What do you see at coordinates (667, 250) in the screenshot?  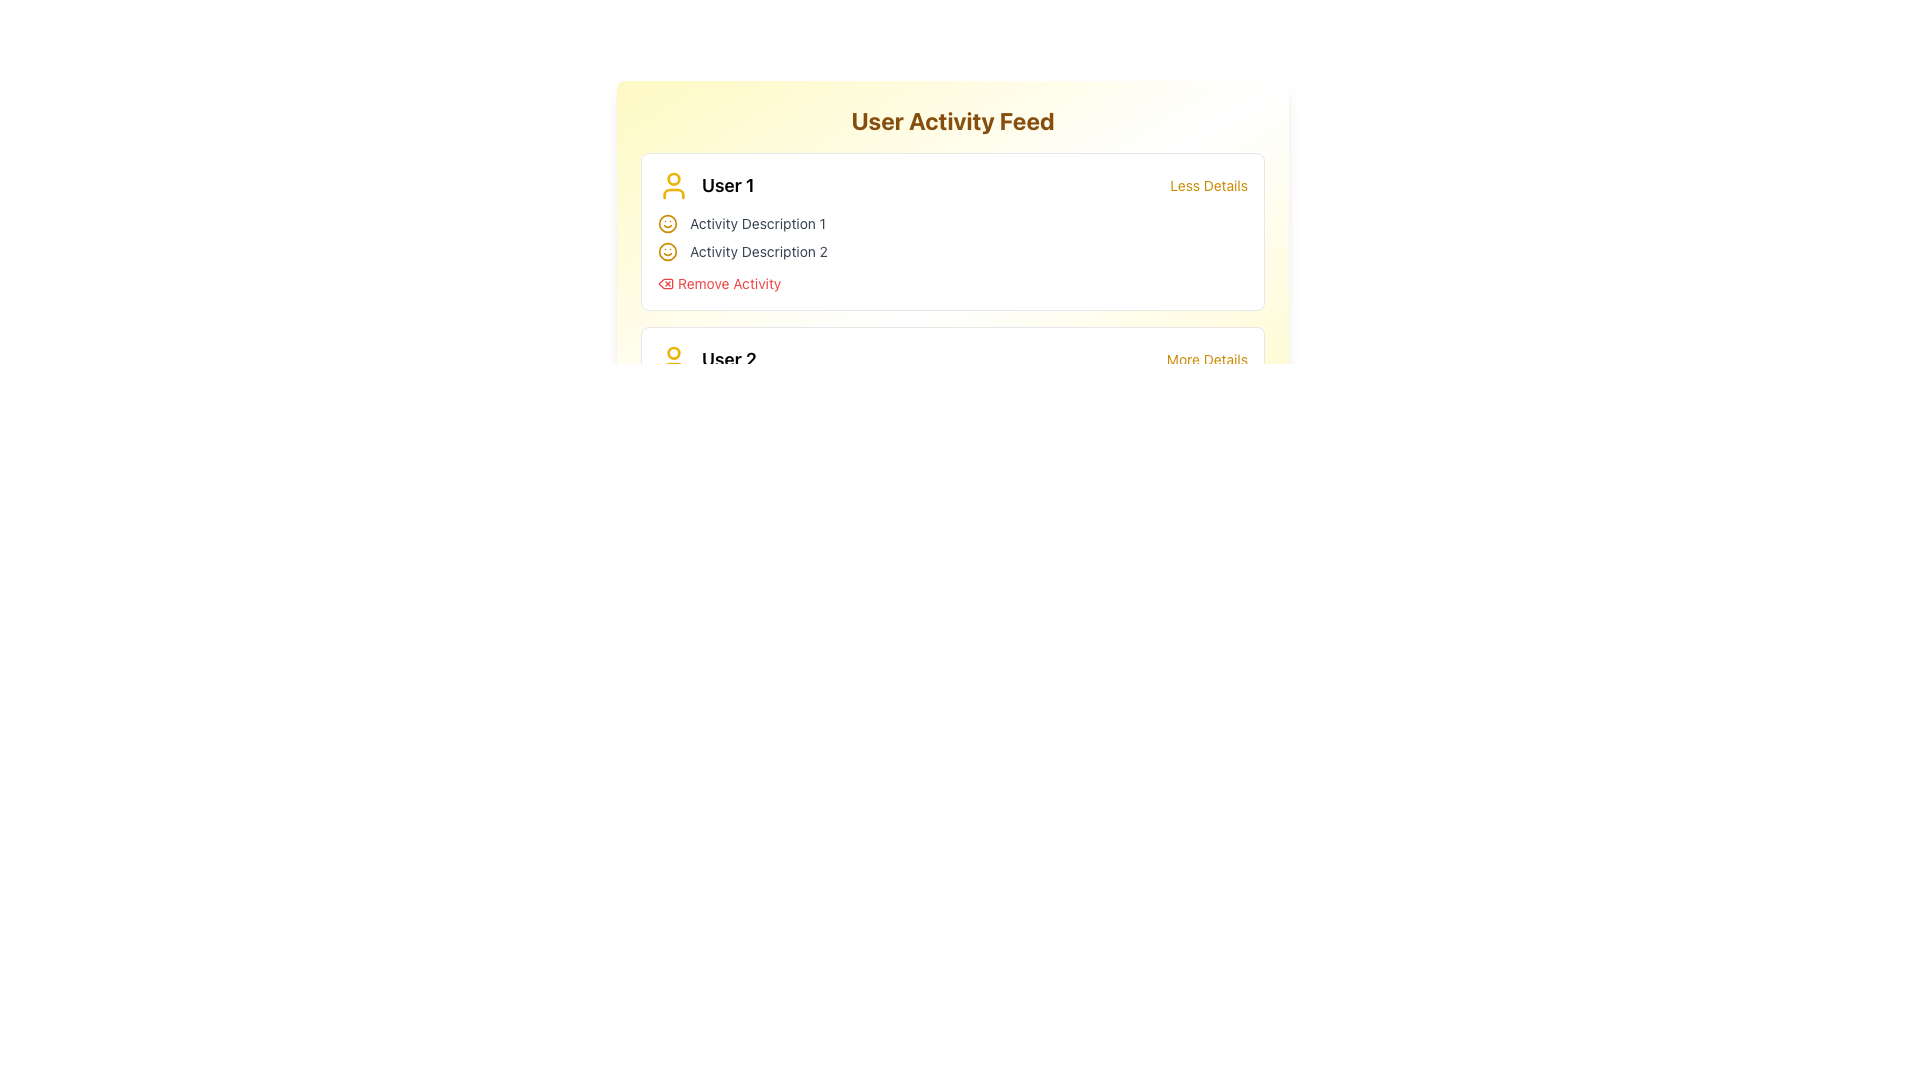 I see `the small yellow smiley face icon located directly to the left of 'Activity Description 2' in the user activity feed` at bounding box center [667, 250].